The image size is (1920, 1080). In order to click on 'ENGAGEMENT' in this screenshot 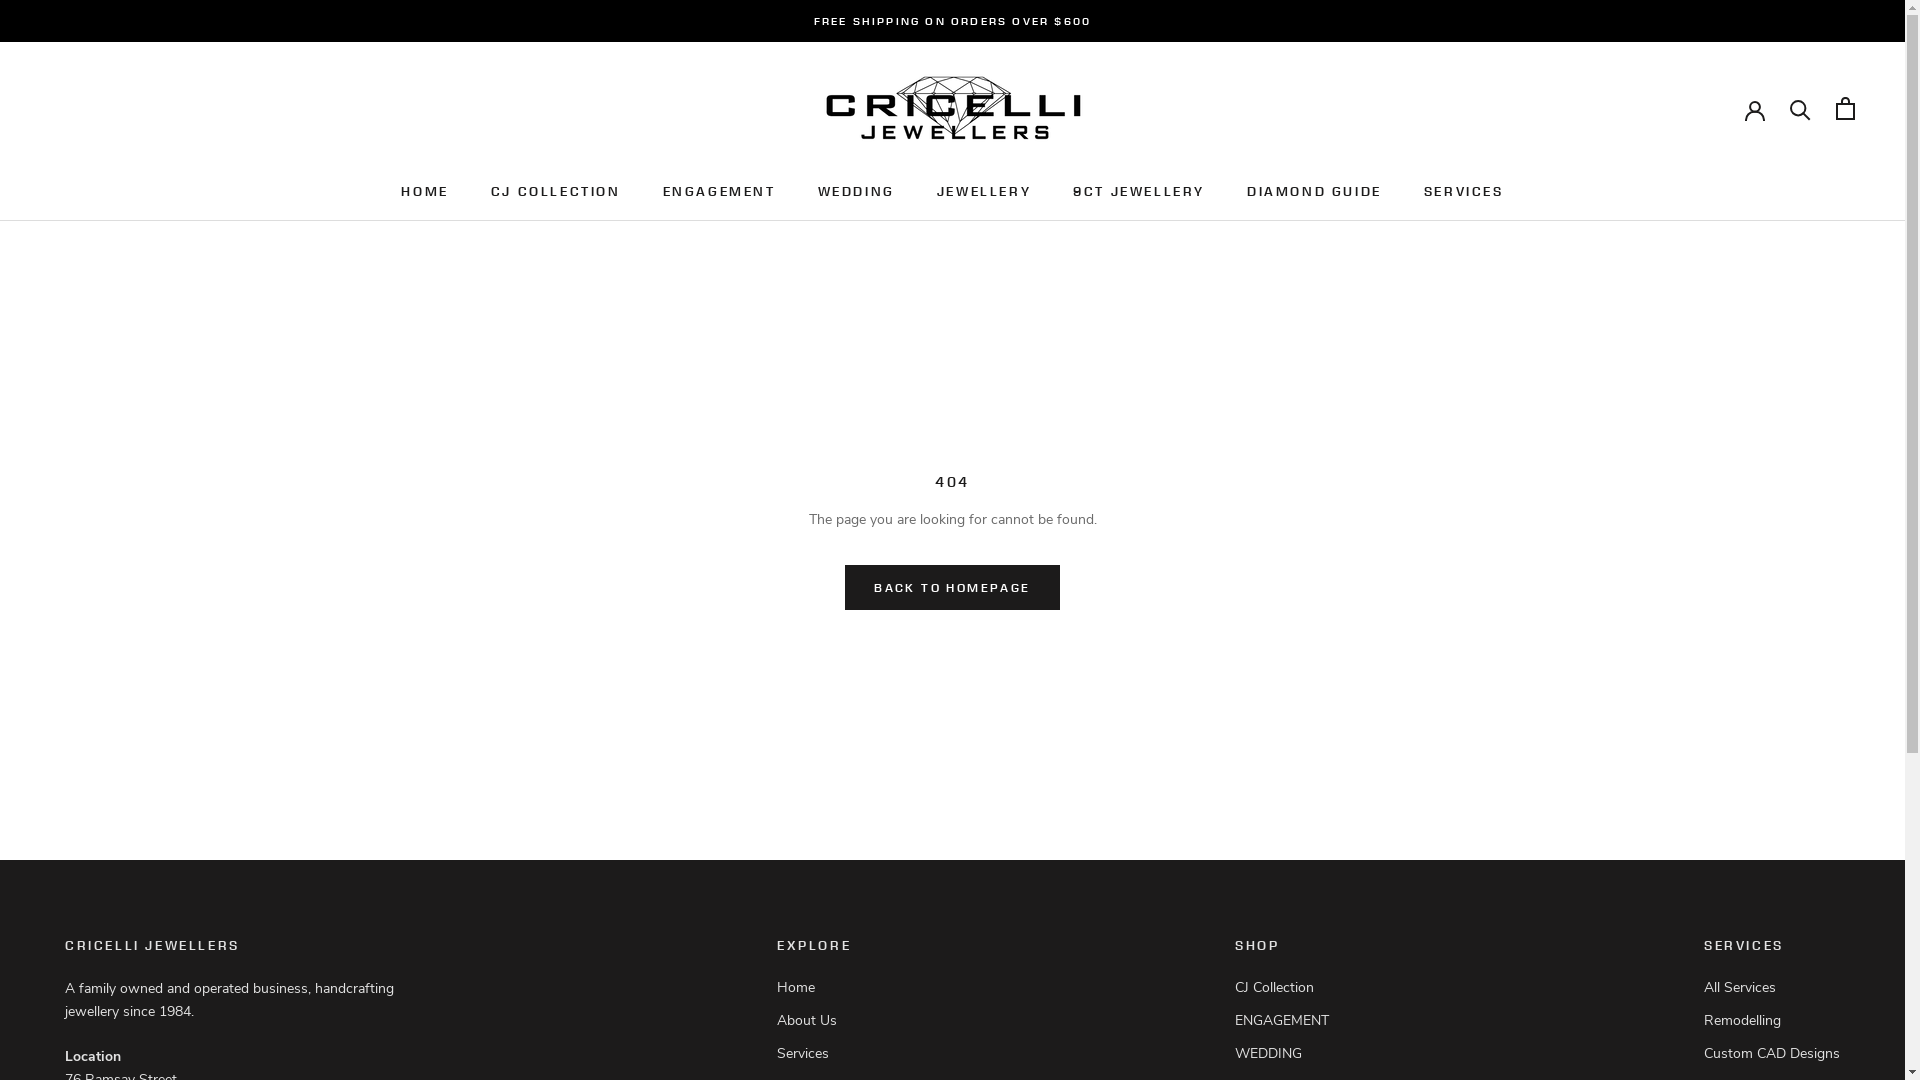, I will do `click(662, 191)`.